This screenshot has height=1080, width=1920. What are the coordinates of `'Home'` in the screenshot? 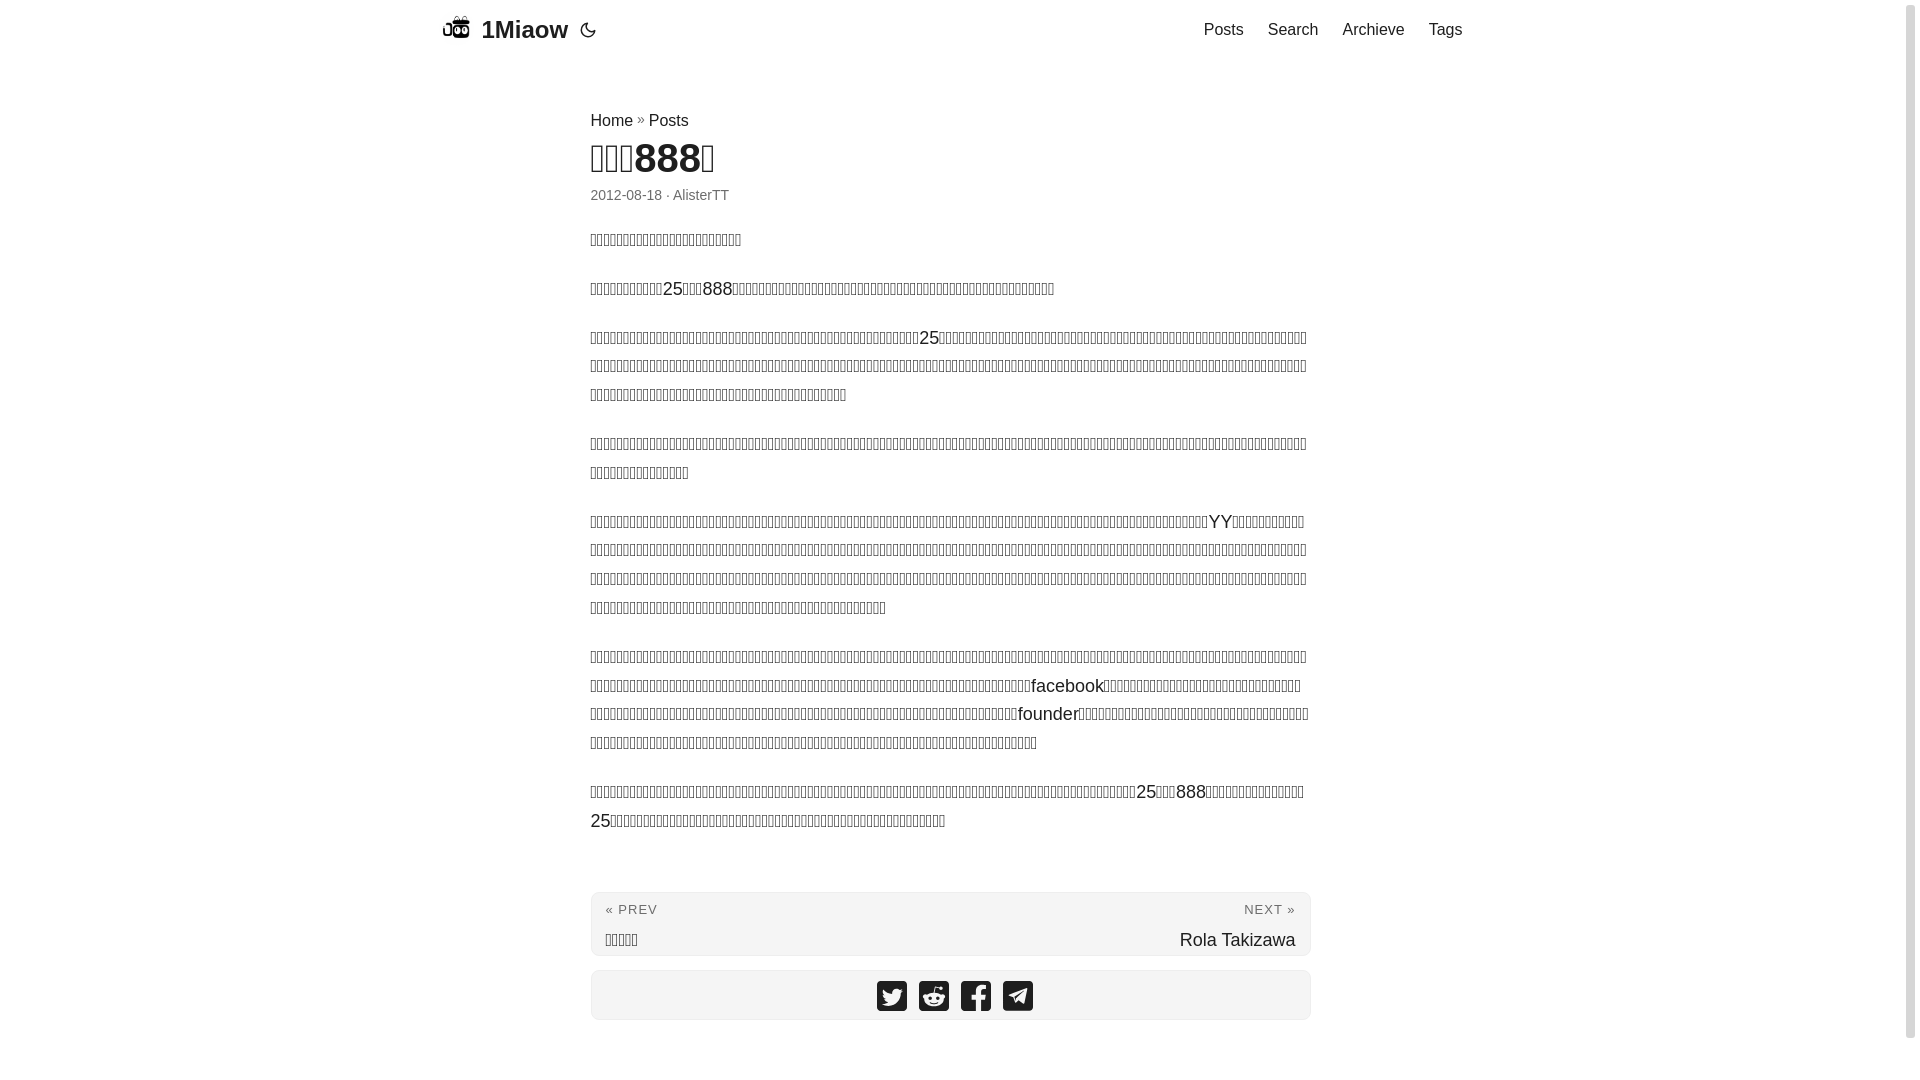 It's located at (610, 120).